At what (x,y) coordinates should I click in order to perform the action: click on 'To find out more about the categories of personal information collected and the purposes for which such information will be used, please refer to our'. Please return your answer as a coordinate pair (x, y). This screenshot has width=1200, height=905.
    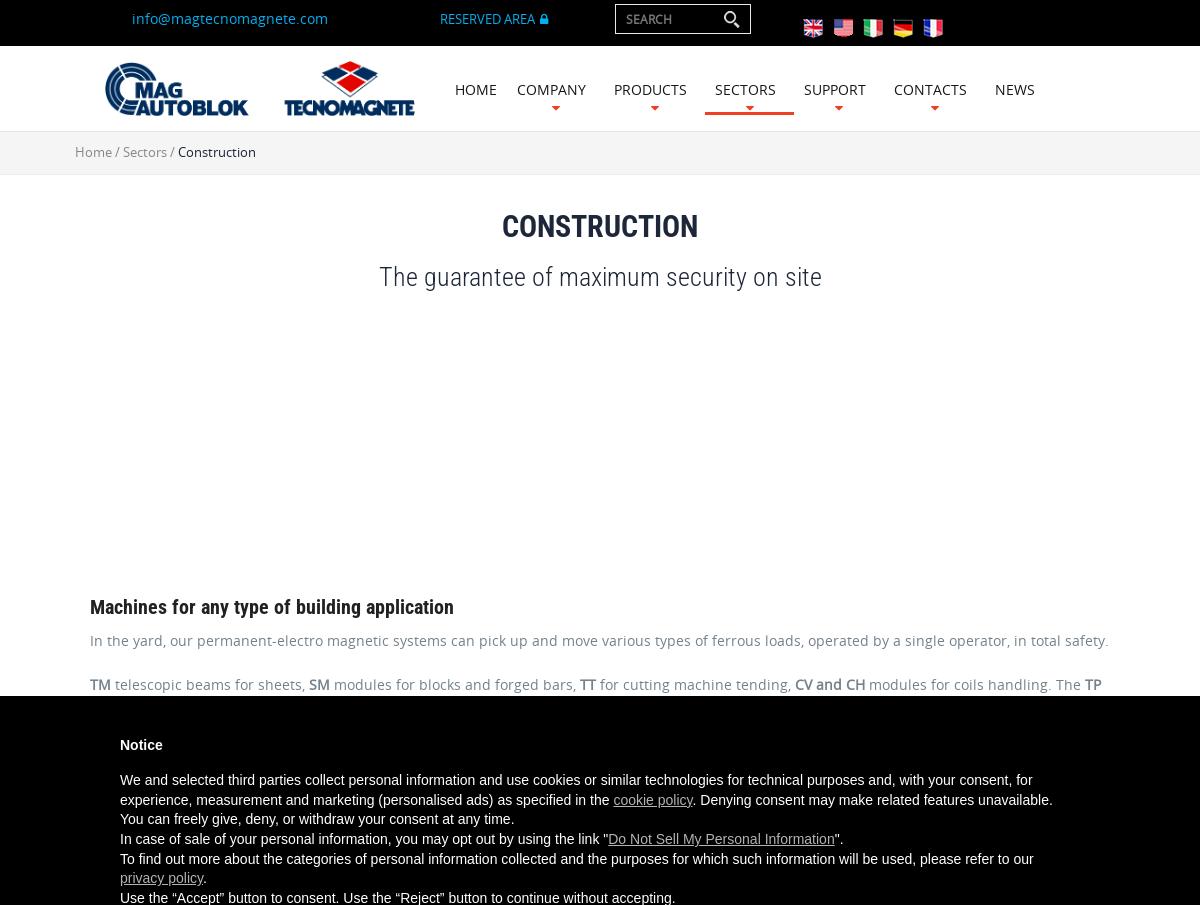
    Looking at the image, I should click on (575, 858).